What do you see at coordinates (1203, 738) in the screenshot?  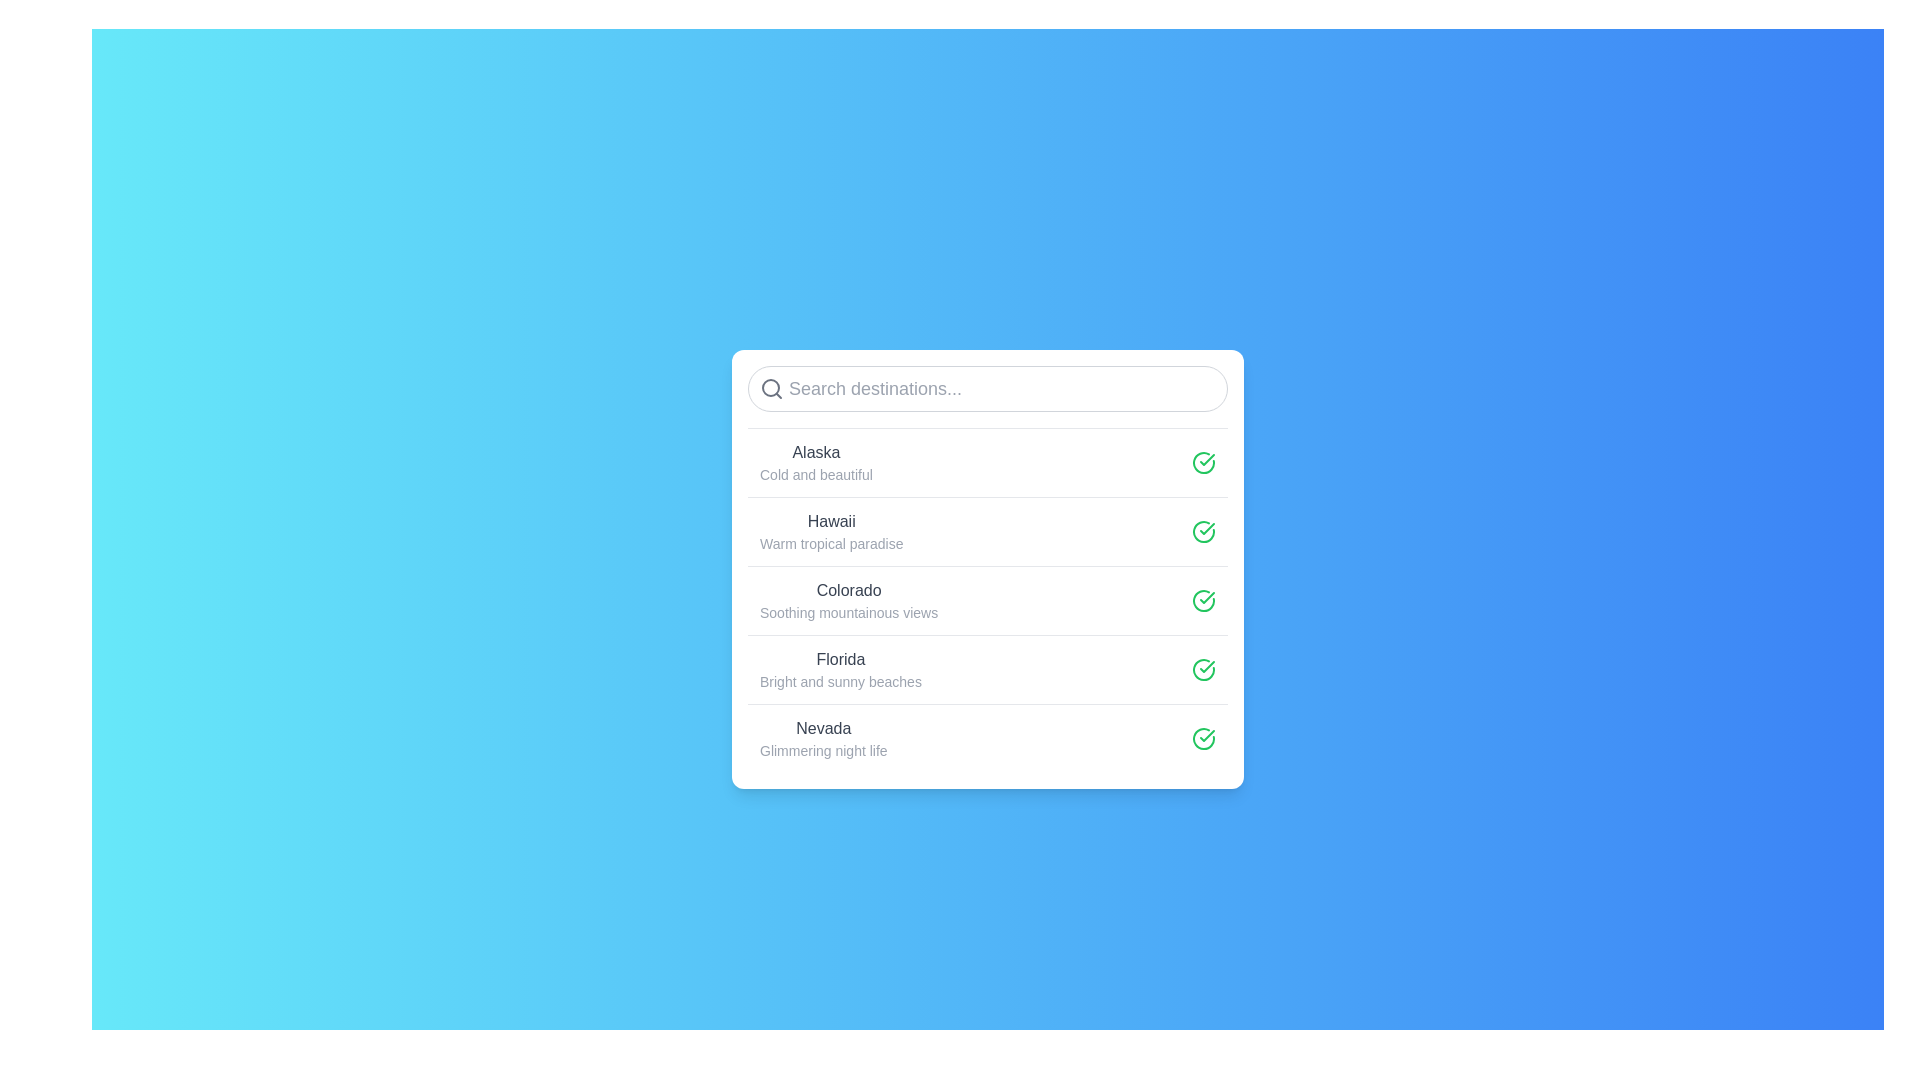 I see `the circular green bordered icon with a green checkmark located next to the text 'Florida' in the fourth list entry` at bounding box center [1203, 738].